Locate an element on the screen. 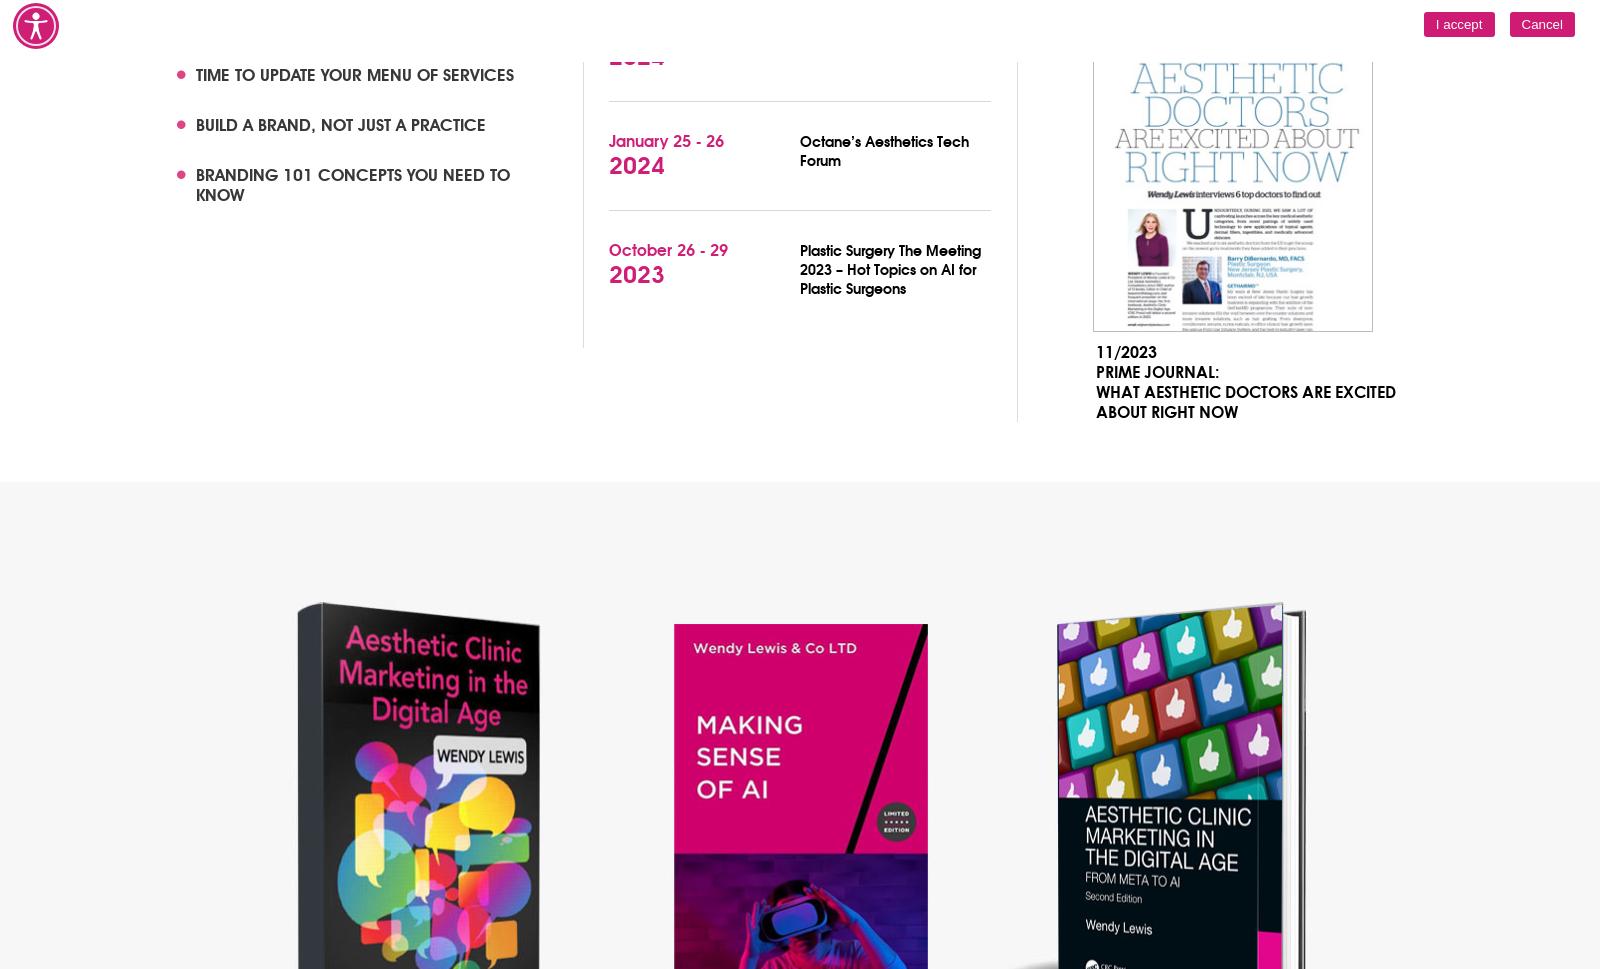  'Plastic Surgery The Meeting 2023 – Hot Topics on AI for Plastic Surgeons' is located at coordinates (888, 268).